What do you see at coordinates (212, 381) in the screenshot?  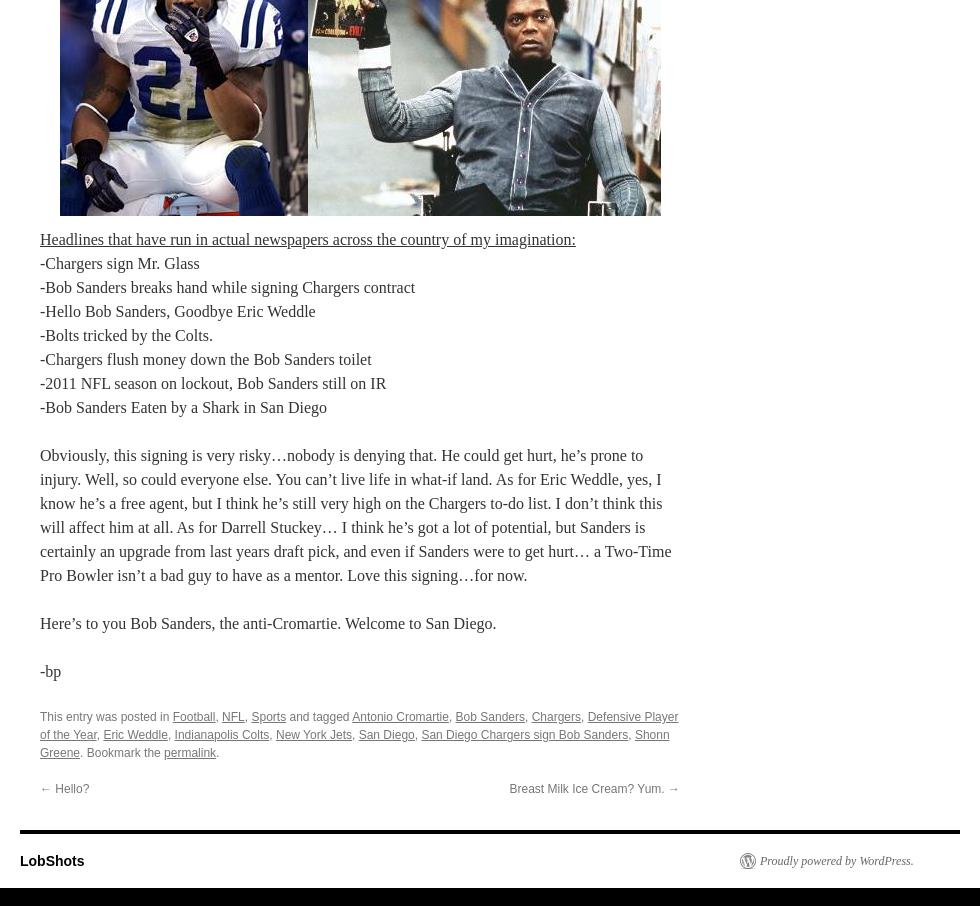 I see `'-2011 NFL season on lockout, Bob Sanders still on IR'` at bounding box center [212, 381].